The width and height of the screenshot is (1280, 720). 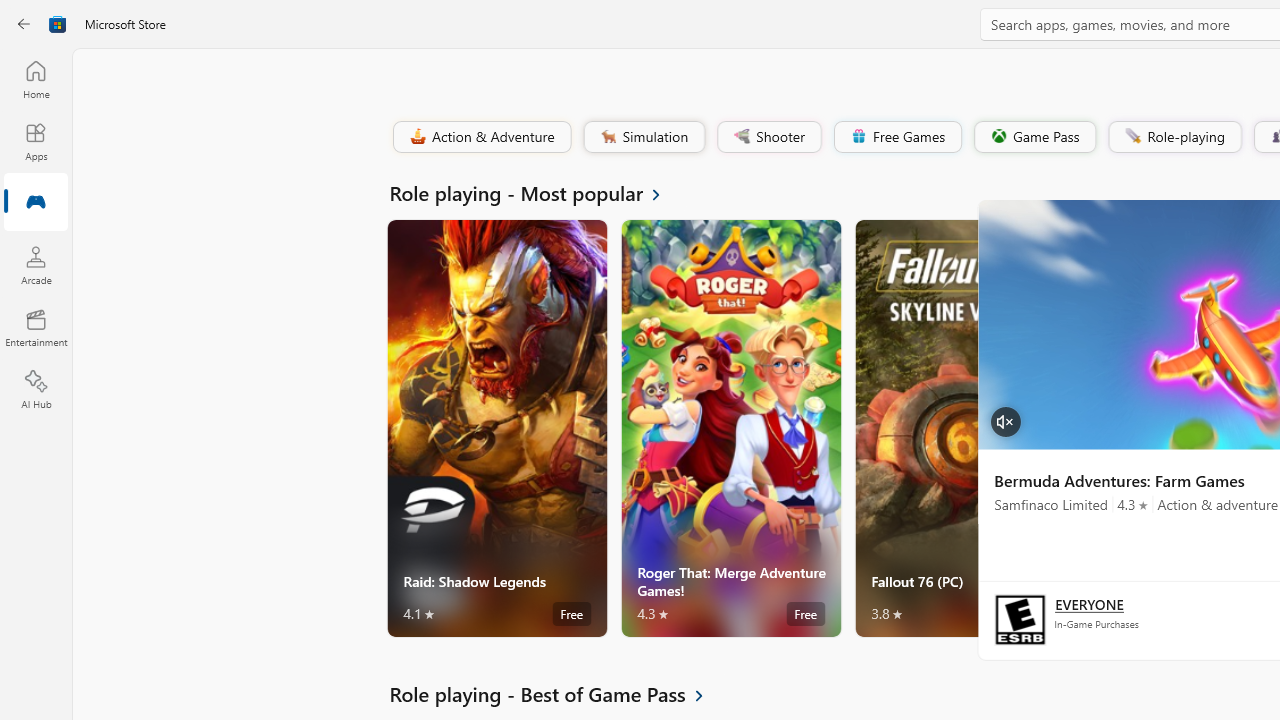 What do you see at coordinates (896, 135) in the screenshot?
I see `'Free Games'` at bounding box center [896, 135].